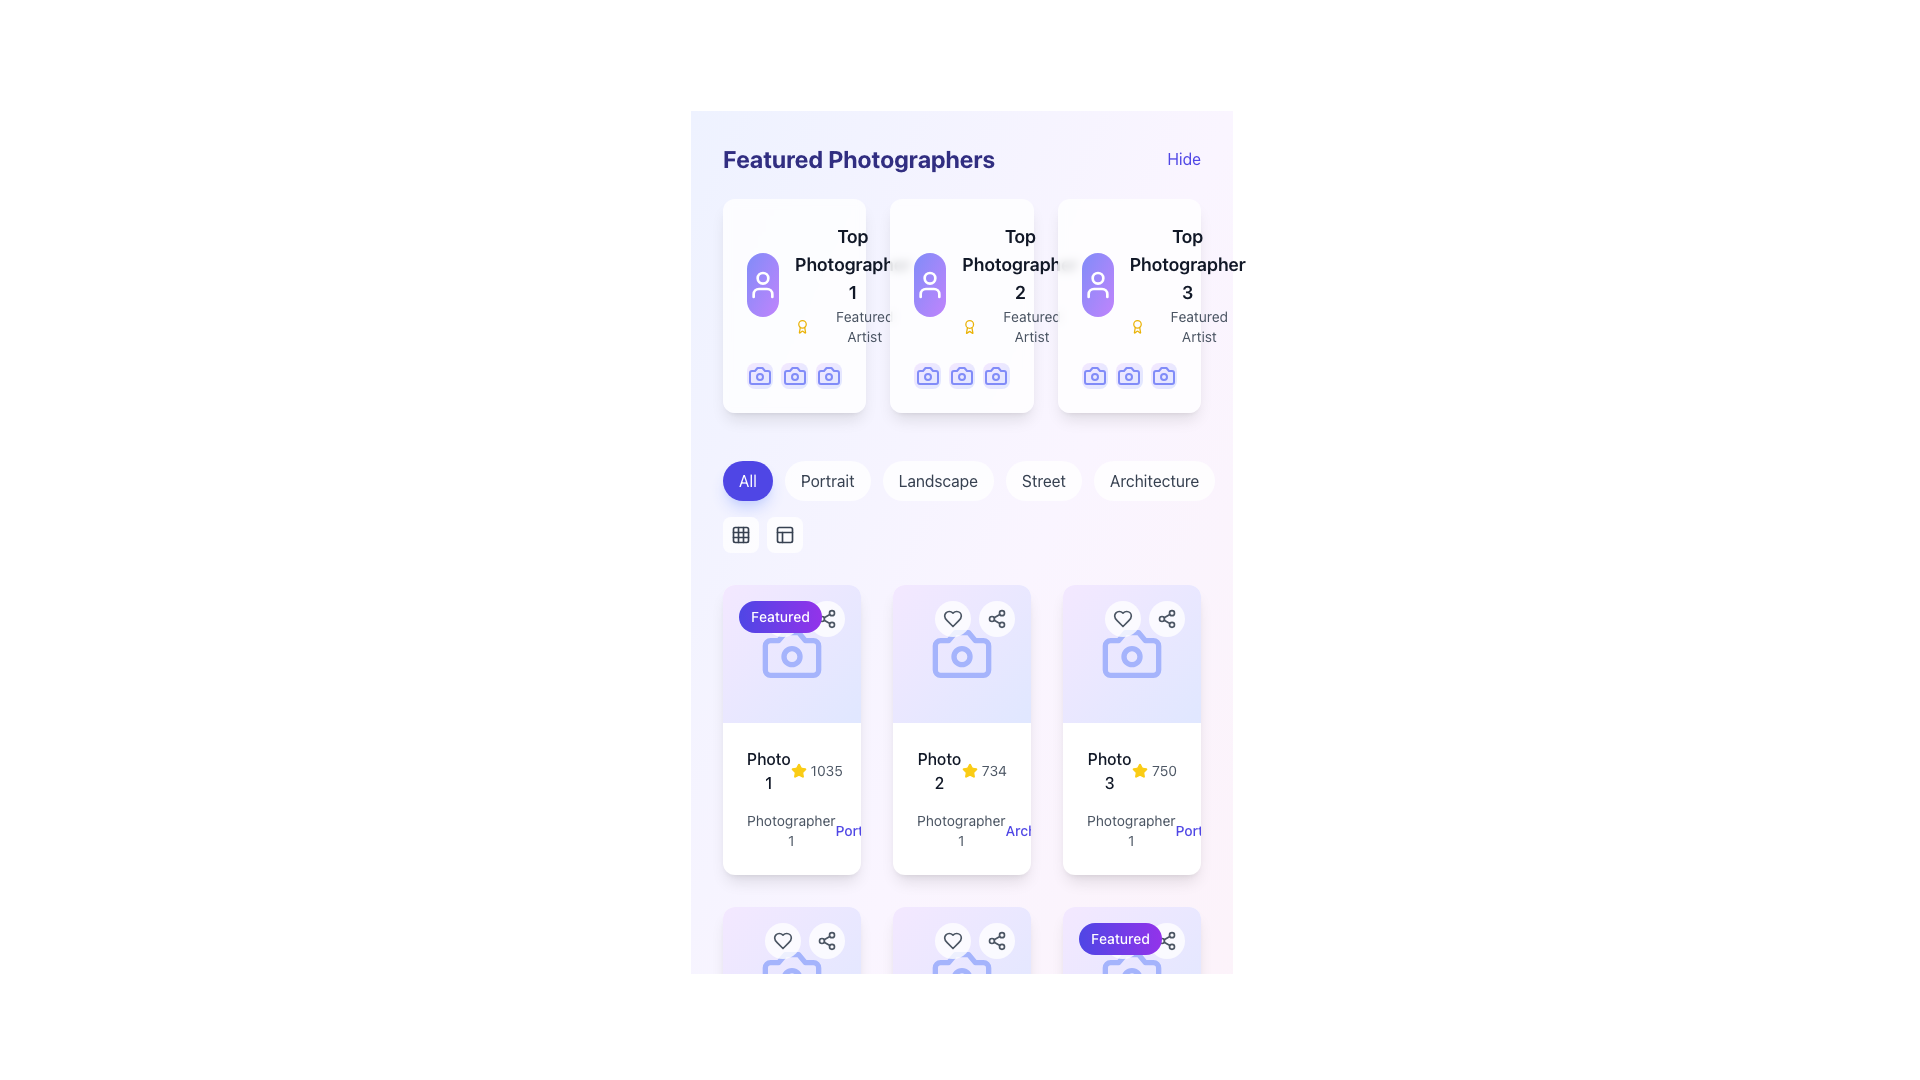  I want to click on the star-shaped icon with a bright yellow color fill located to the left of the numeric label '734', so click(969, 770).